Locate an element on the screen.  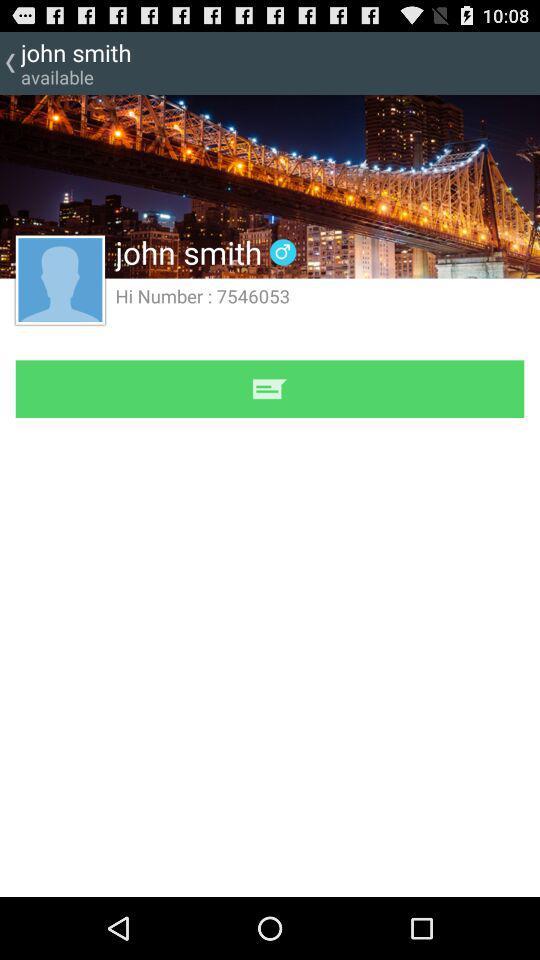
item to the left of the hi number : 7546053 app is located at coordinates (60, 278).